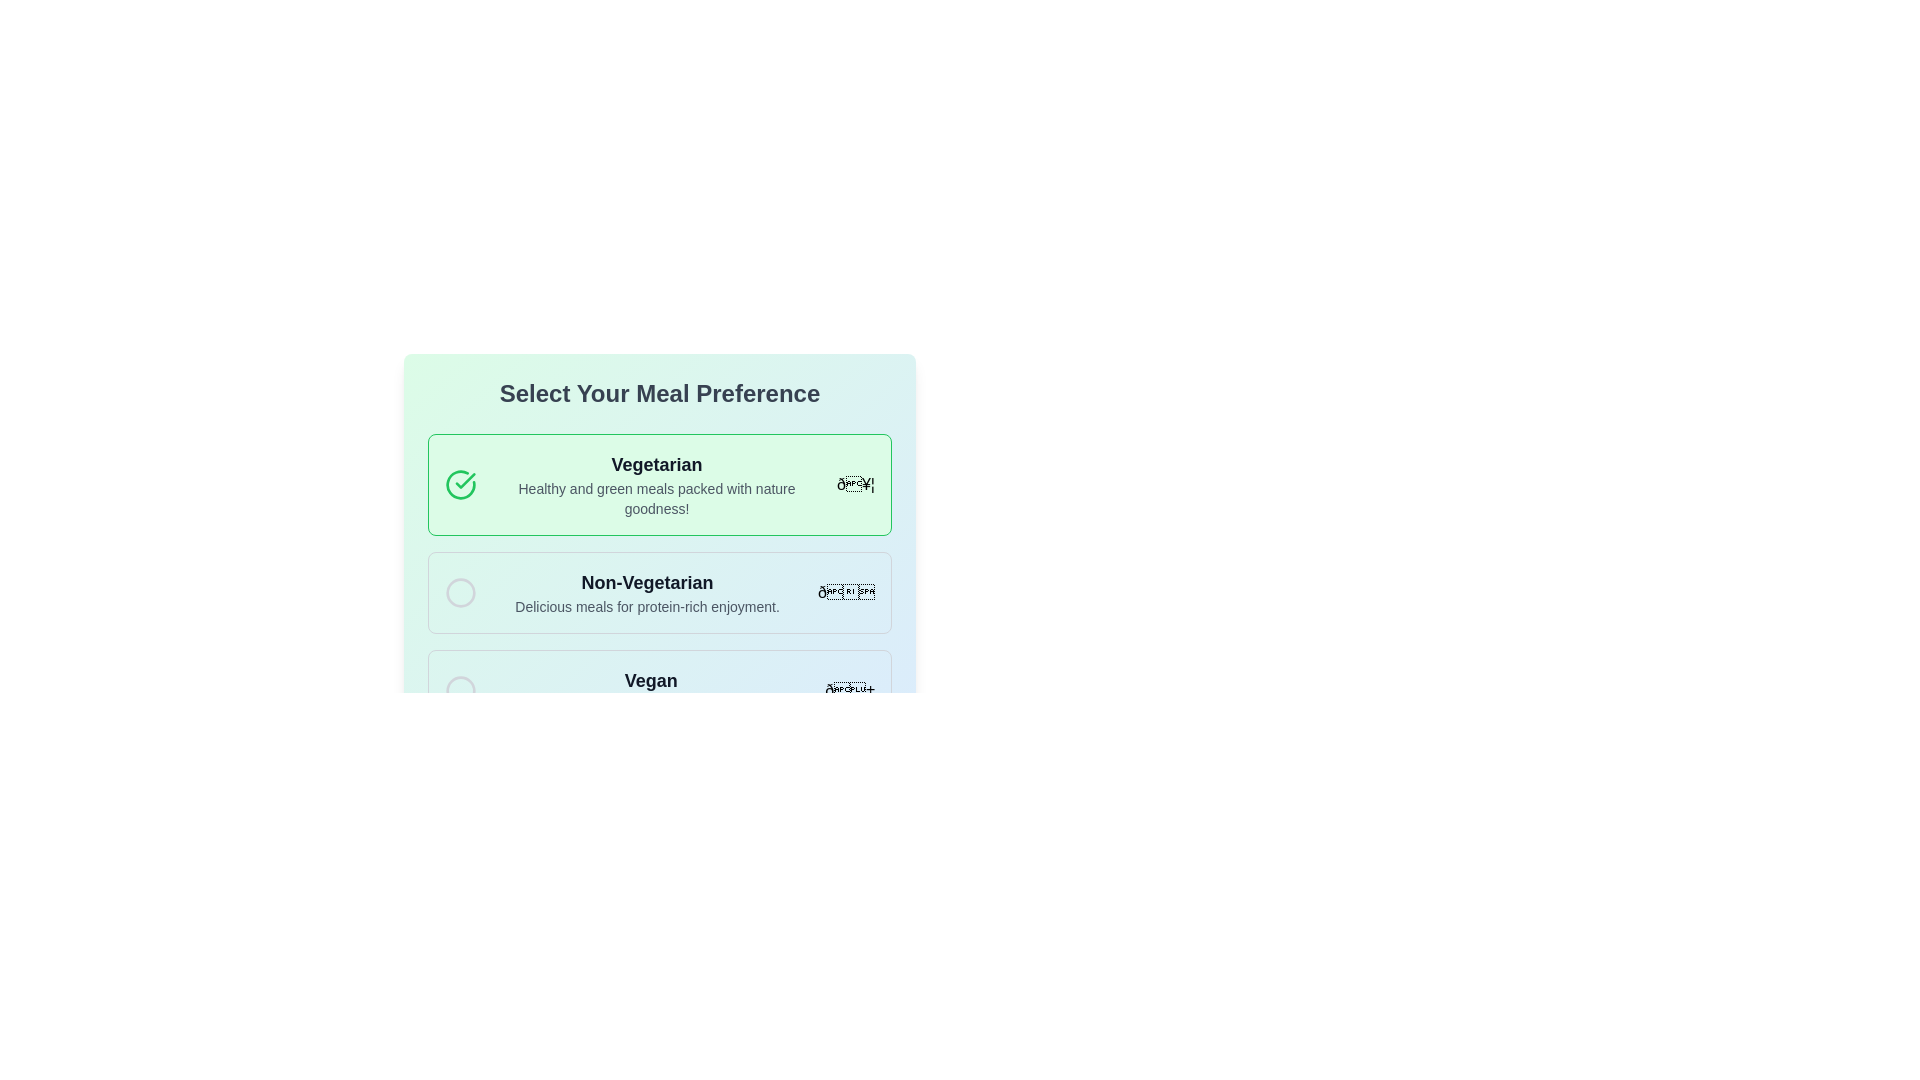 The height and width of the screenshot is (1080, 1920). What do you see at coordinates (464, 481) in the screenshot?
I see `the graphic representation of the green checkmark glyph inside the circular icon next to the 'Vegetarian' meal selection option` at bounding box center [464, 481].